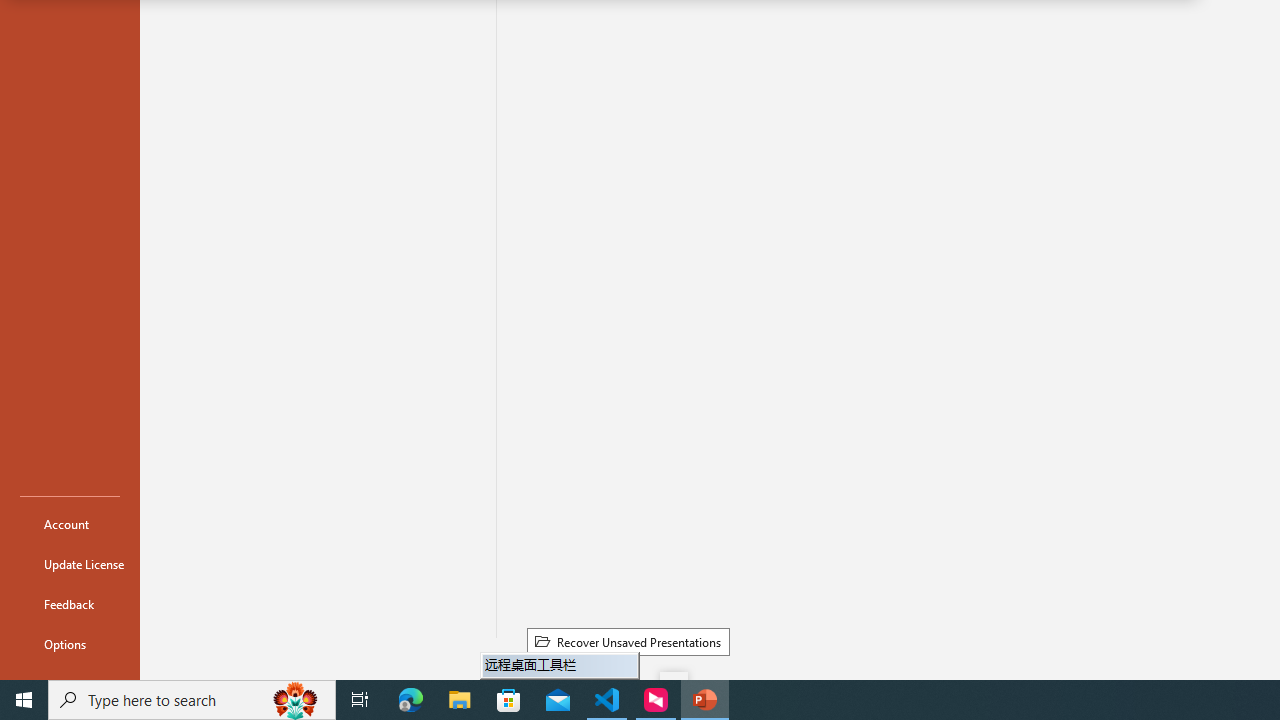 The width and height of the screenshot is (1280, 720). I want to click on 'Options', so click(69, 644).